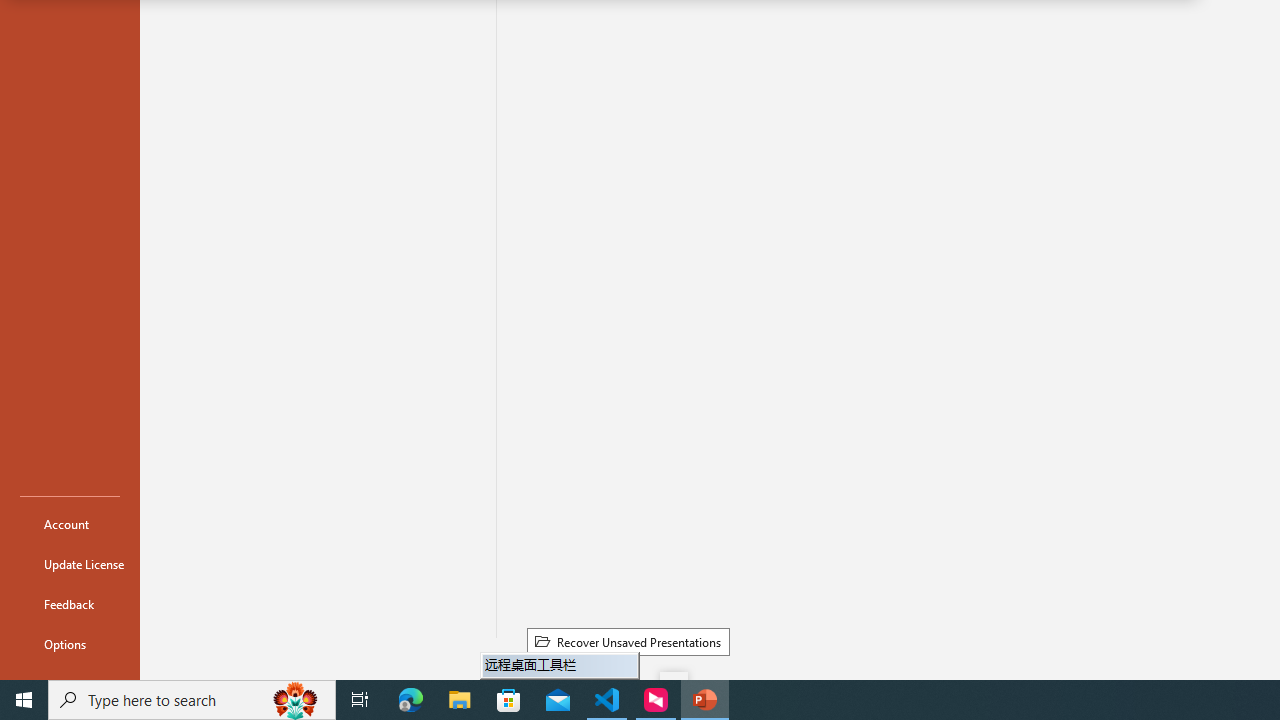 The width and height of the screenshot is (1280, 720). I want to click on 'Options', so click(69, 644).